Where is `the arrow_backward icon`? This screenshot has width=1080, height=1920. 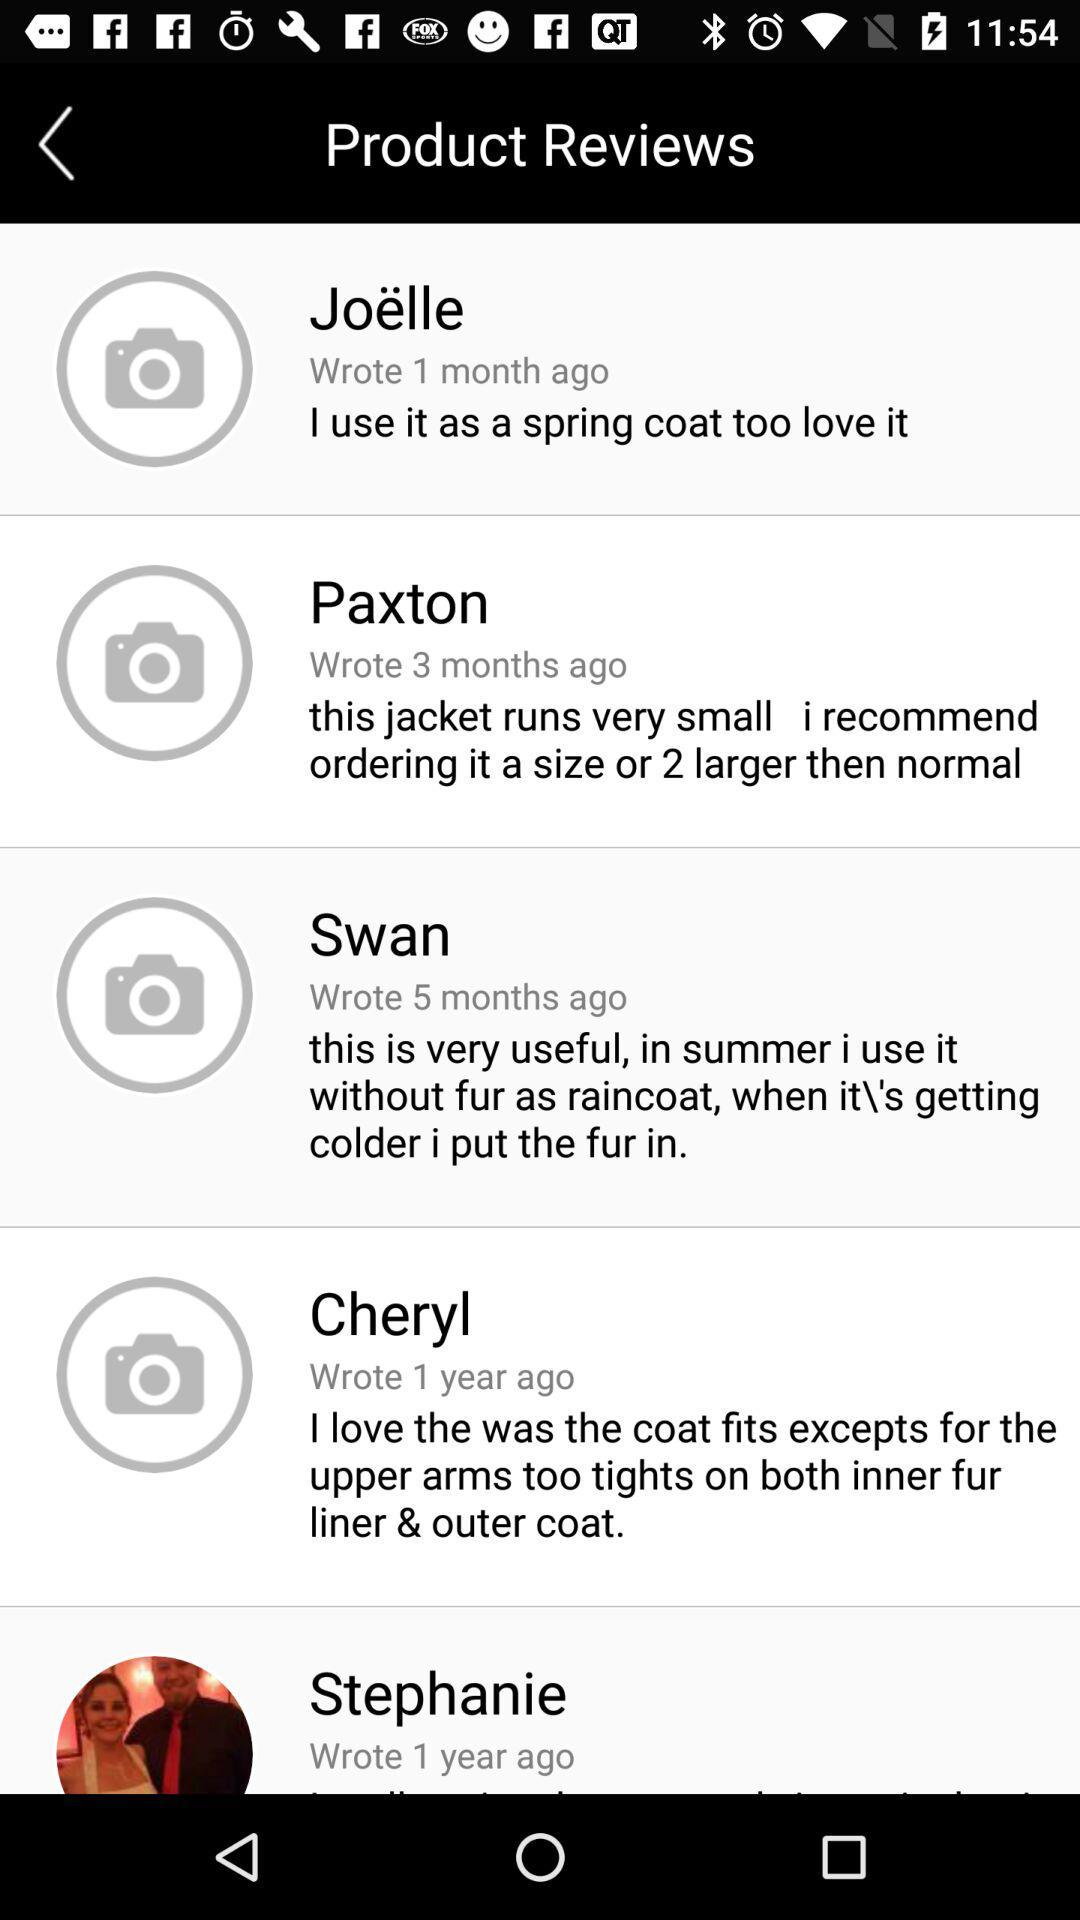
the arrow_backward icon is located at coordinates (55, 142).